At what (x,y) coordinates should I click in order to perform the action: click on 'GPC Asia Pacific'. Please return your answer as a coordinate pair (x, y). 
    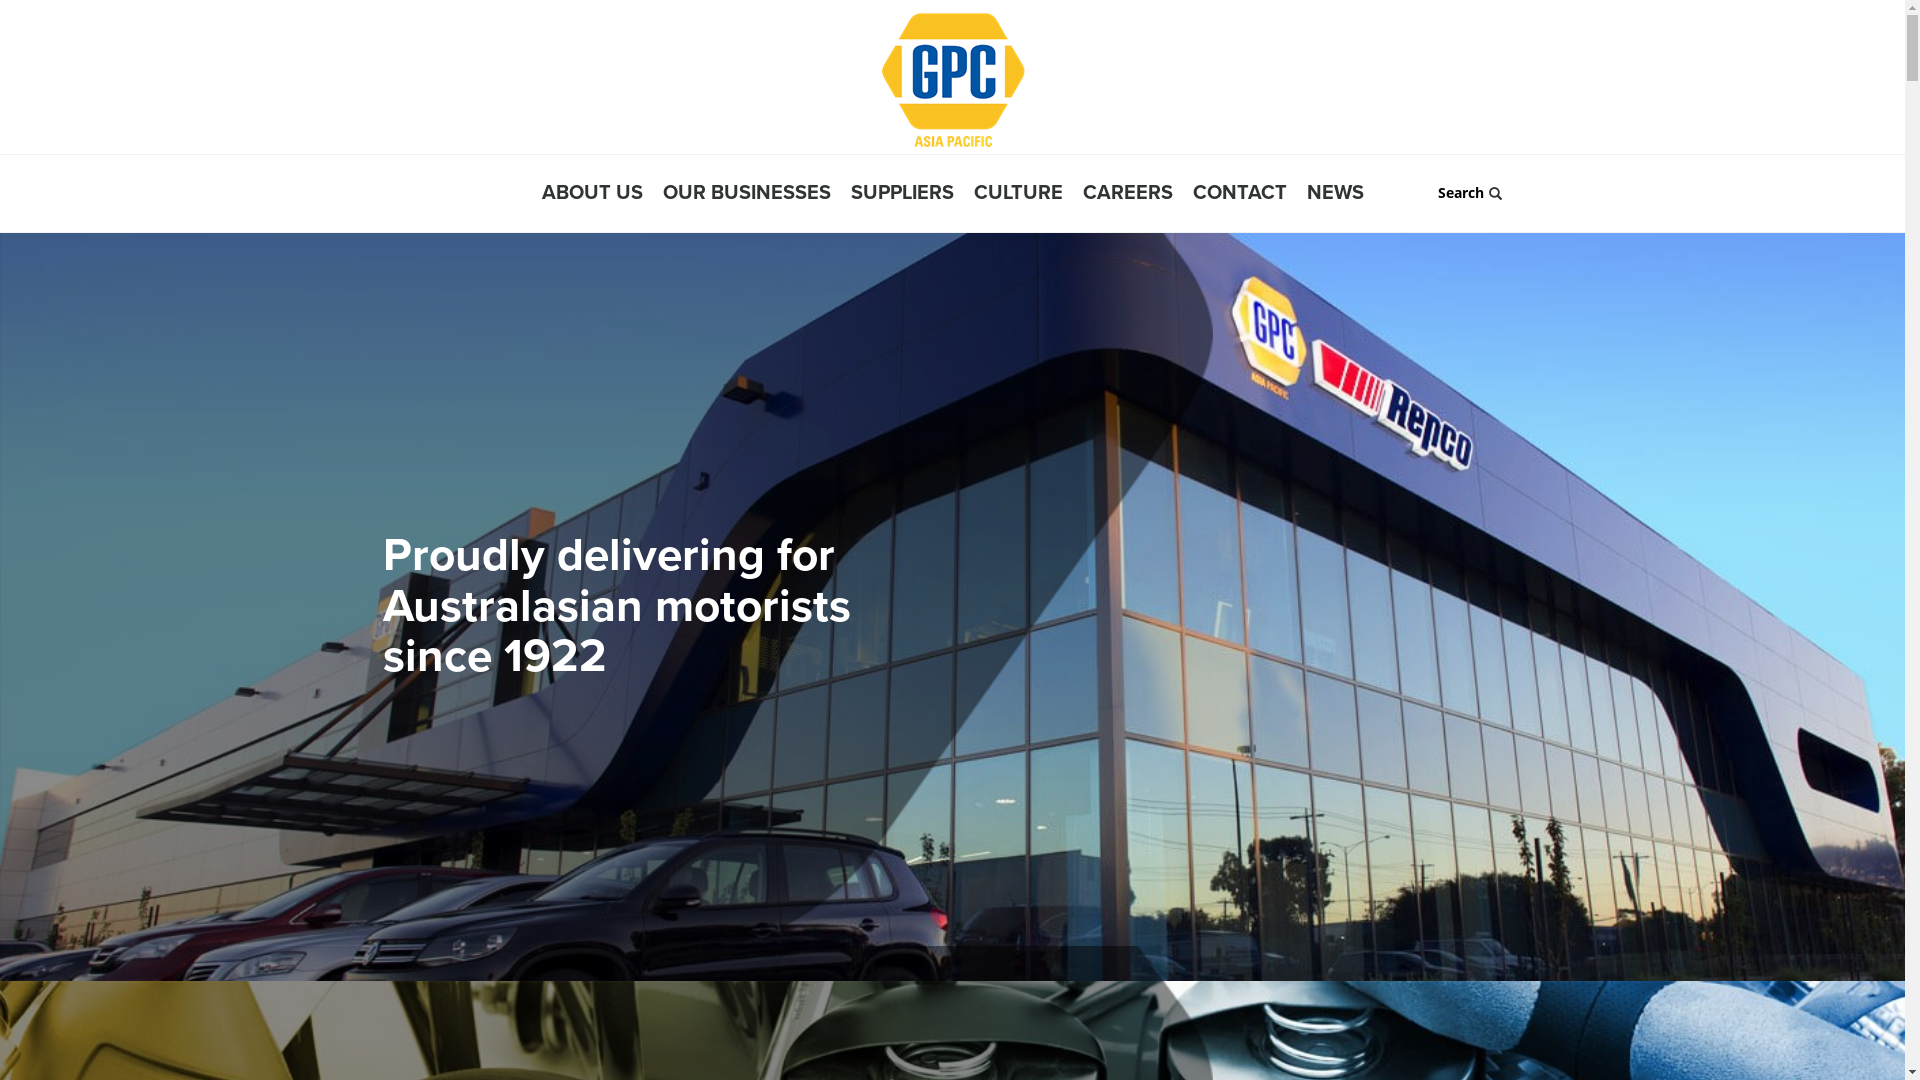
    Looking at the image, I should click on (879, 79).